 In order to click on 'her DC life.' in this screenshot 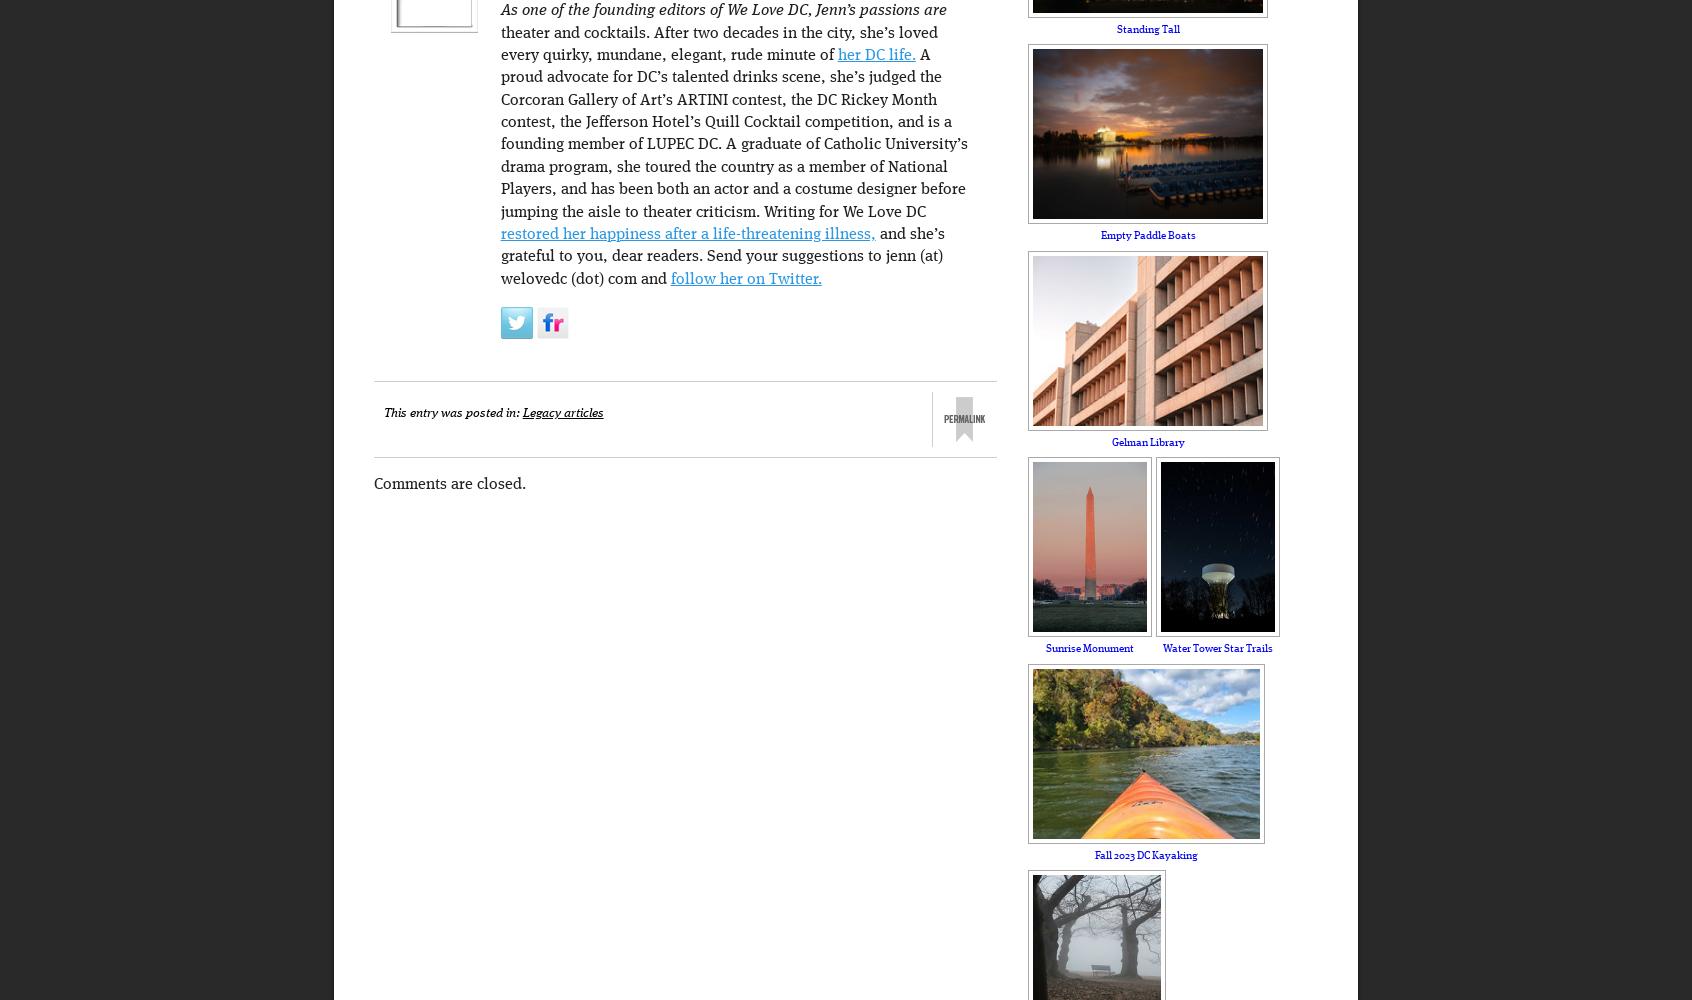, I will do `click(874, 55)`.